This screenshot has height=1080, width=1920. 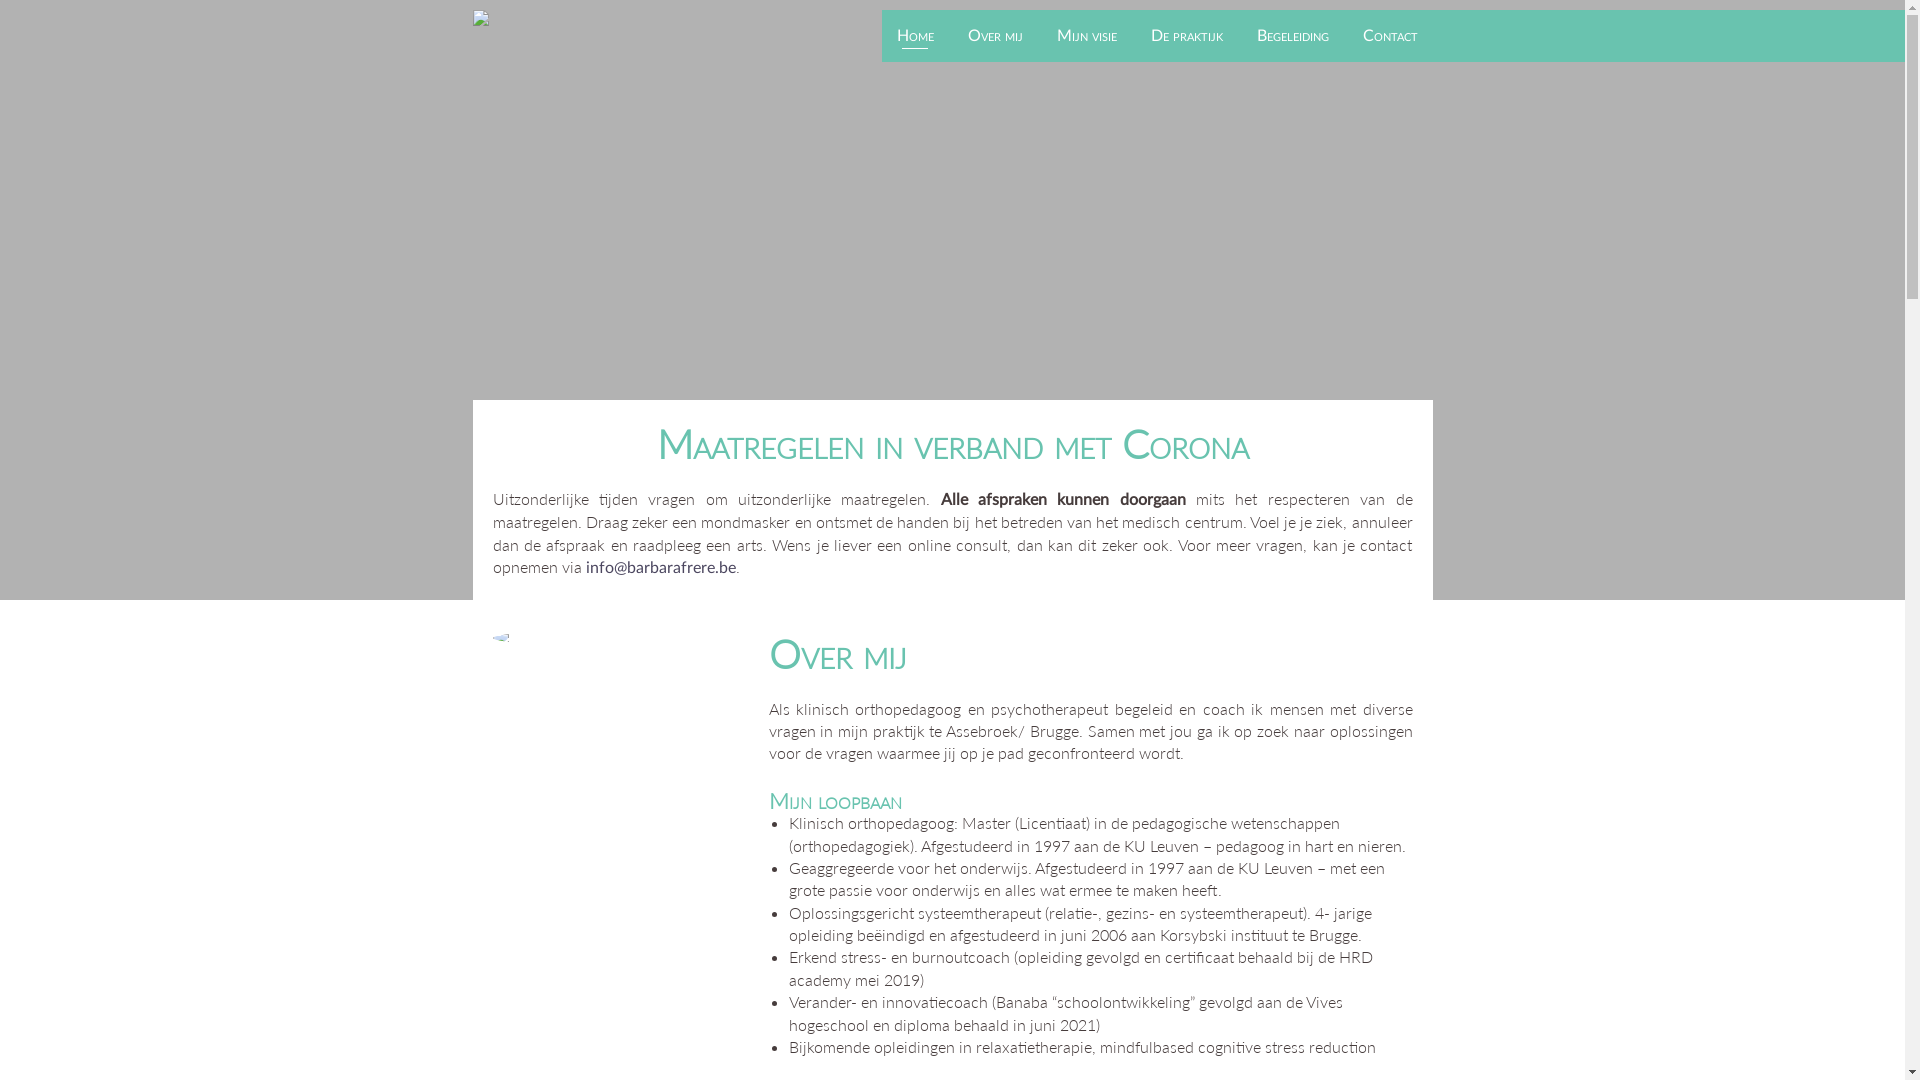 What do you see at coordinates (1348, 35) in the screenshot?
I see `'Contact'` at bounding box center [1348, 35].